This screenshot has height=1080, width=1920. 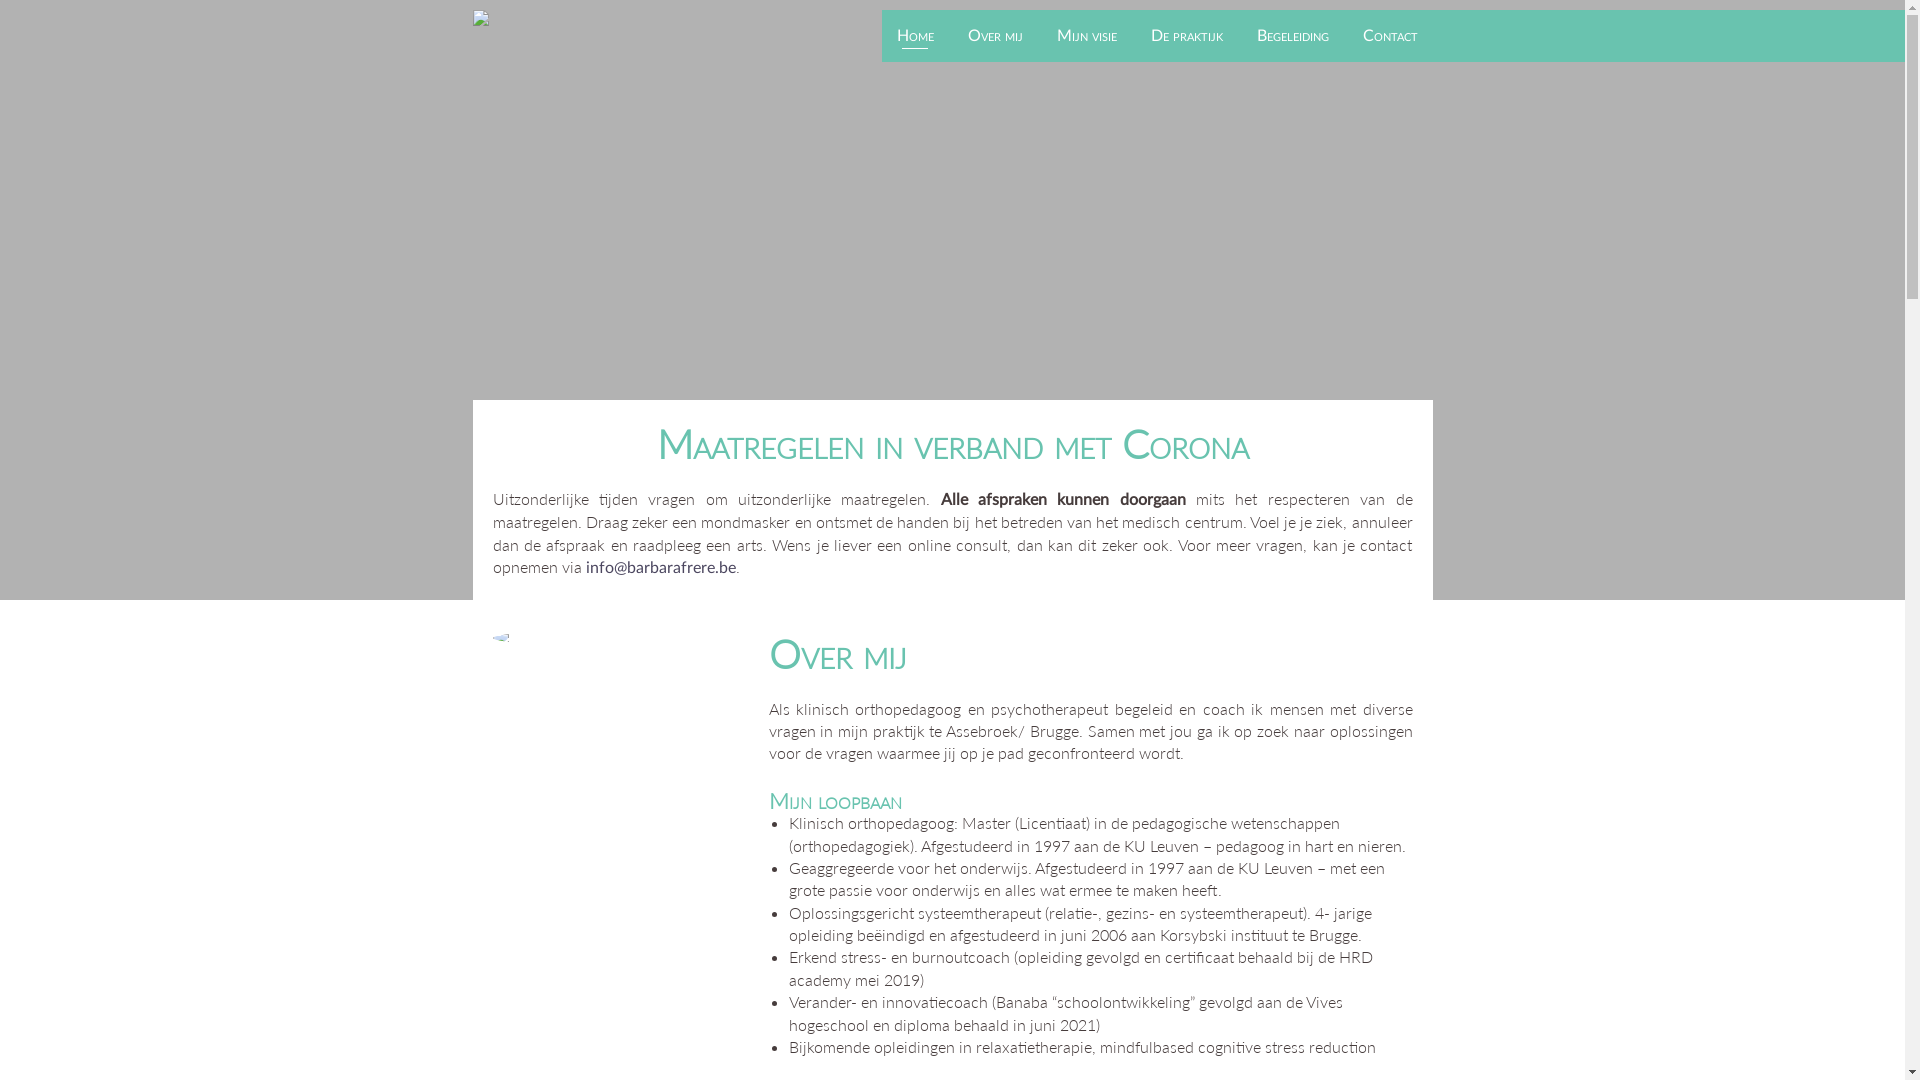 What do you see at coordinates (1348, 35) in the screenshot?
I see `'Contact'` at bounding box center [1348, 35].